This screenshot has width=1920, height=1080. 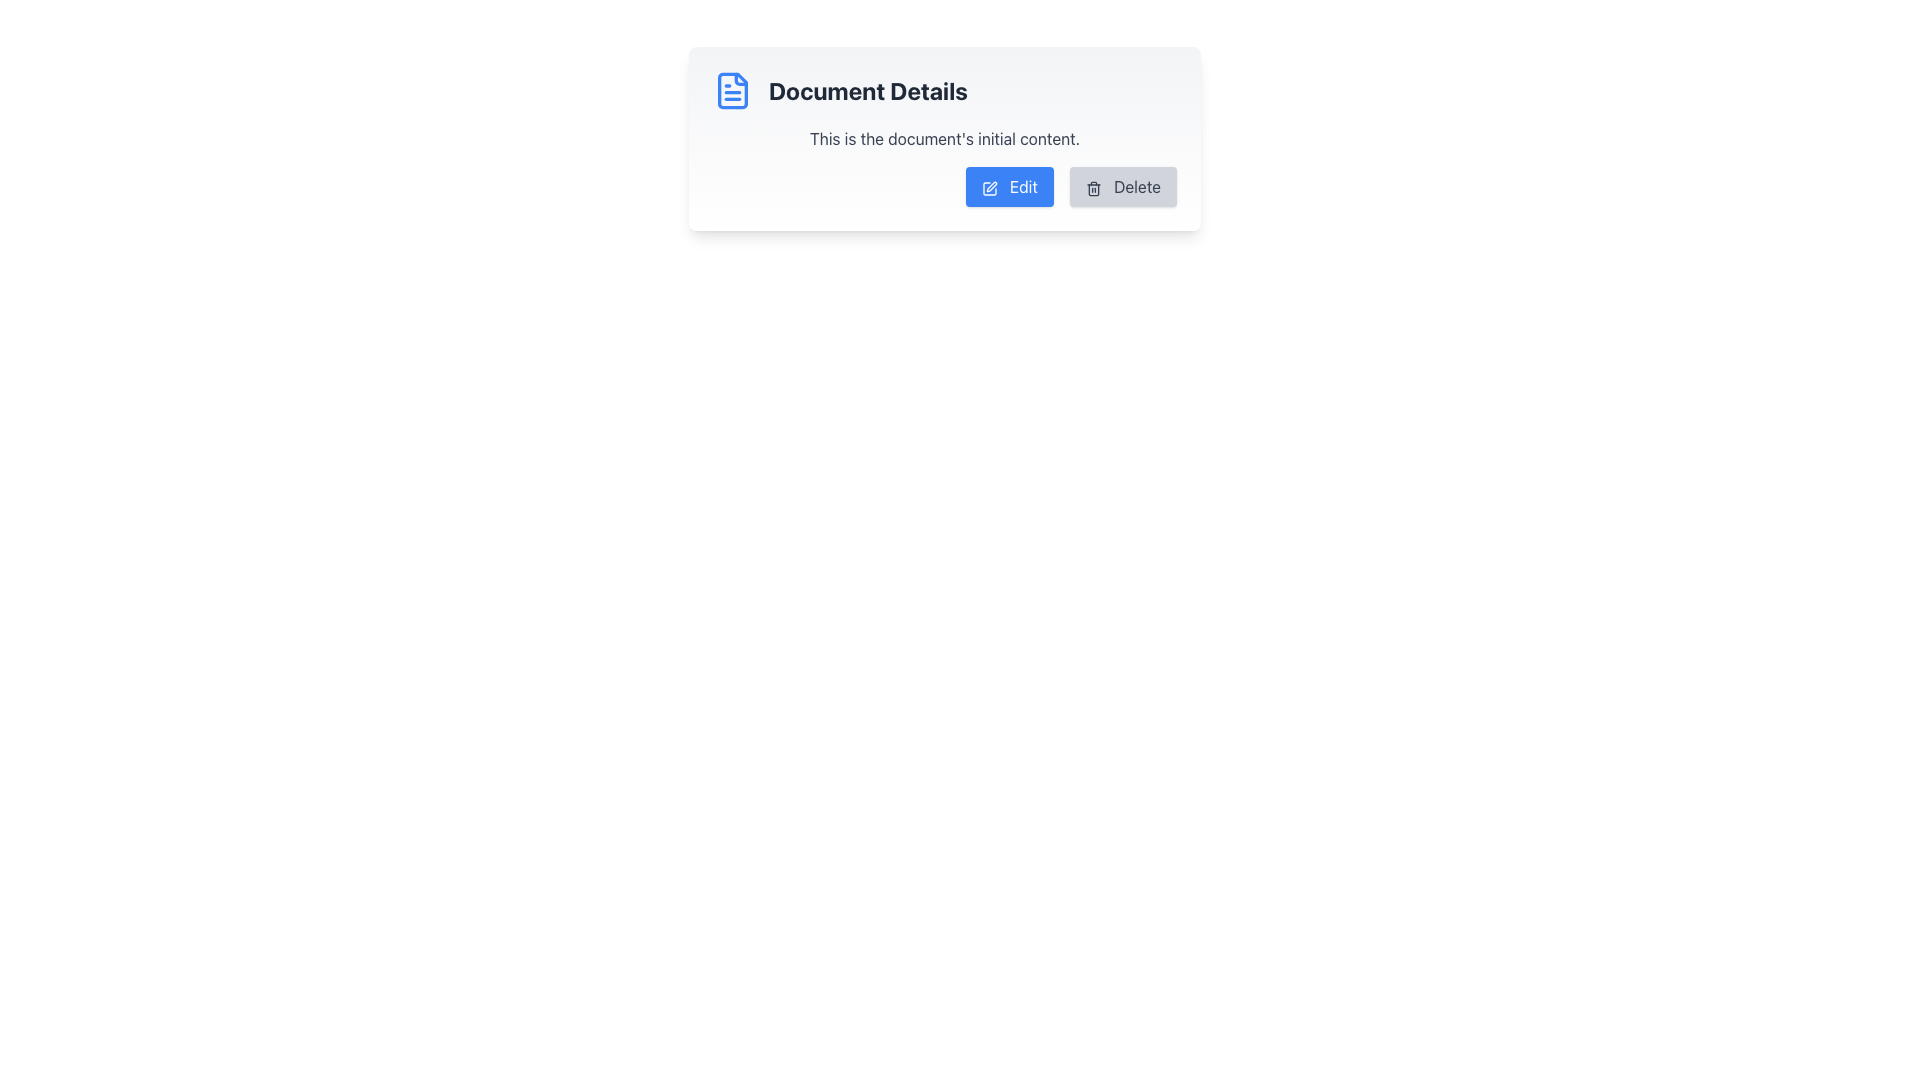 I want to click on the text element displaying the initial content of a document, located below the 'Document Details' heading and above the 'Edit' and 'Delete' buttons, so click(x=944, y=137).